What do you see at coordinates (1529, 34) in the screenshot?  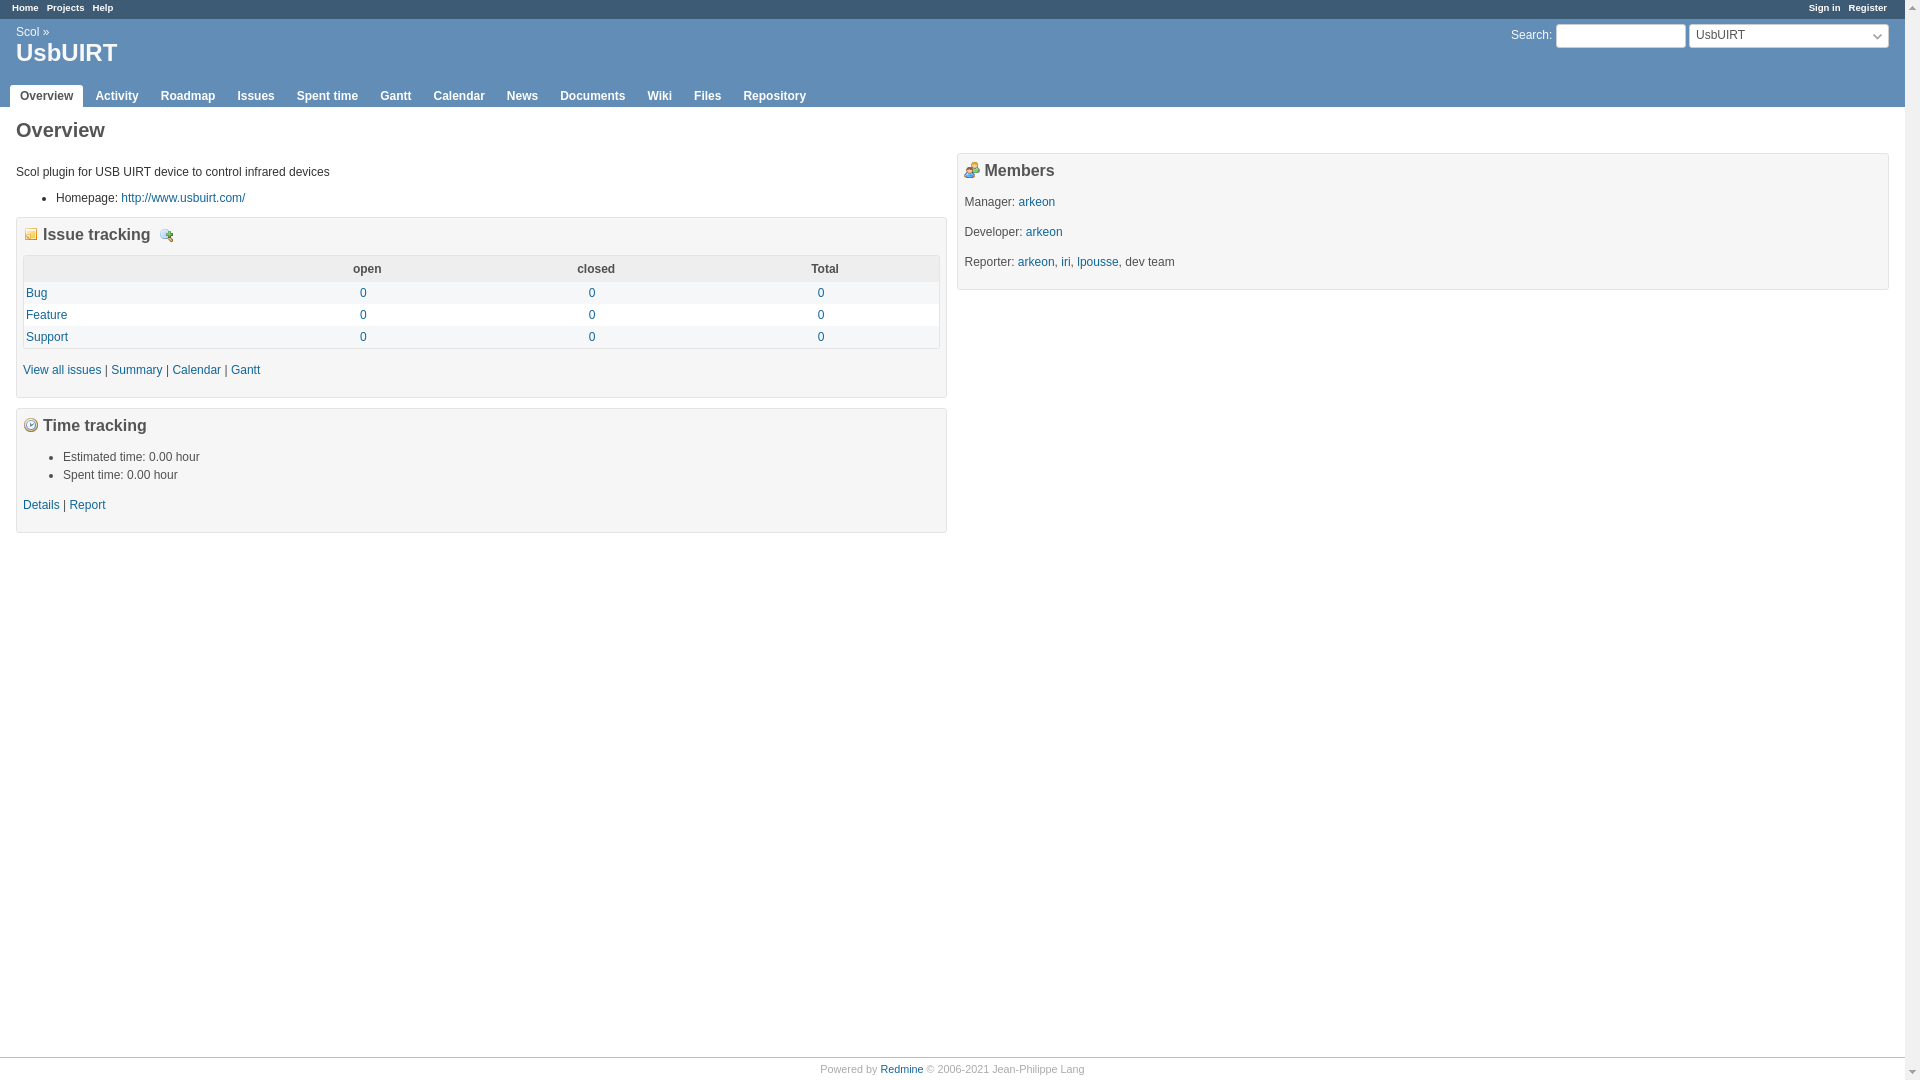 I see `'Search'` at bounding box center [1529, 34].